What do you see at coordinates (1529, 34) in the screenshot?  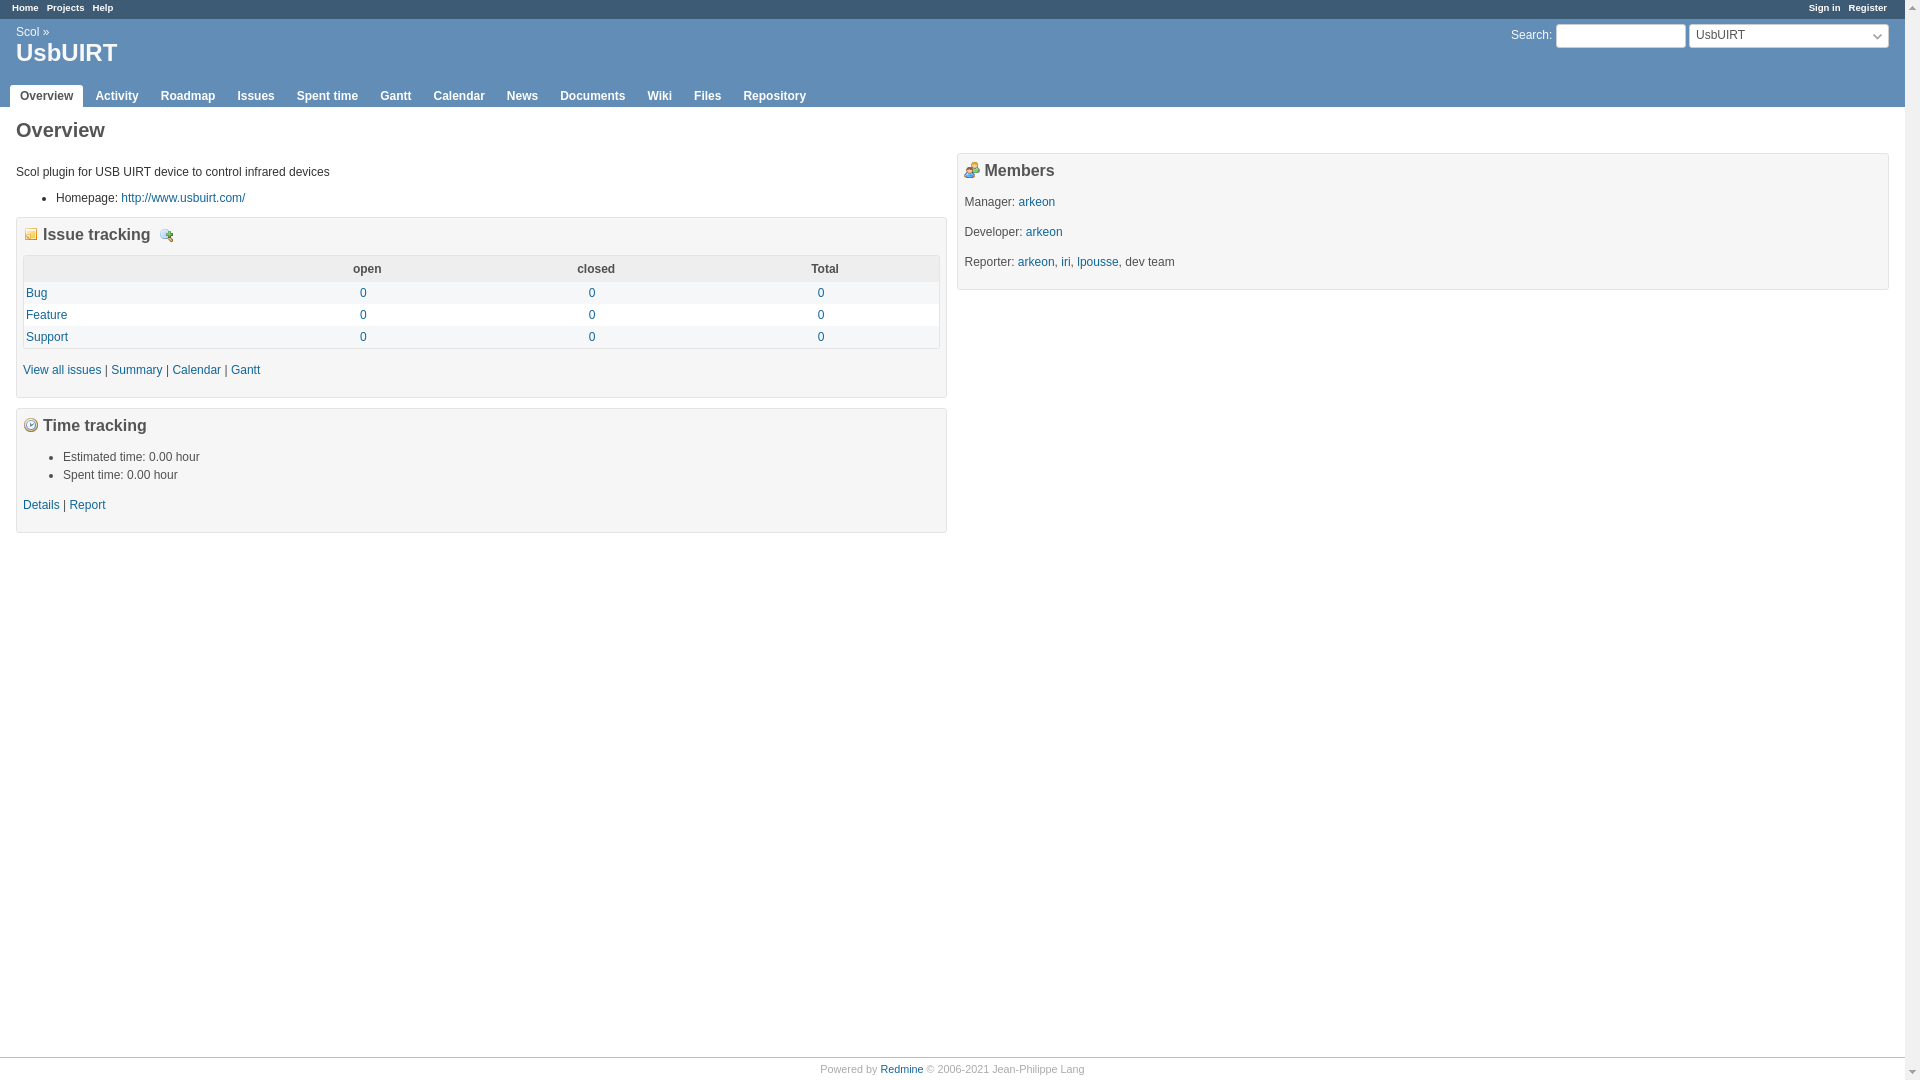 I see `'Search'` at bounding box center [1529, 34].